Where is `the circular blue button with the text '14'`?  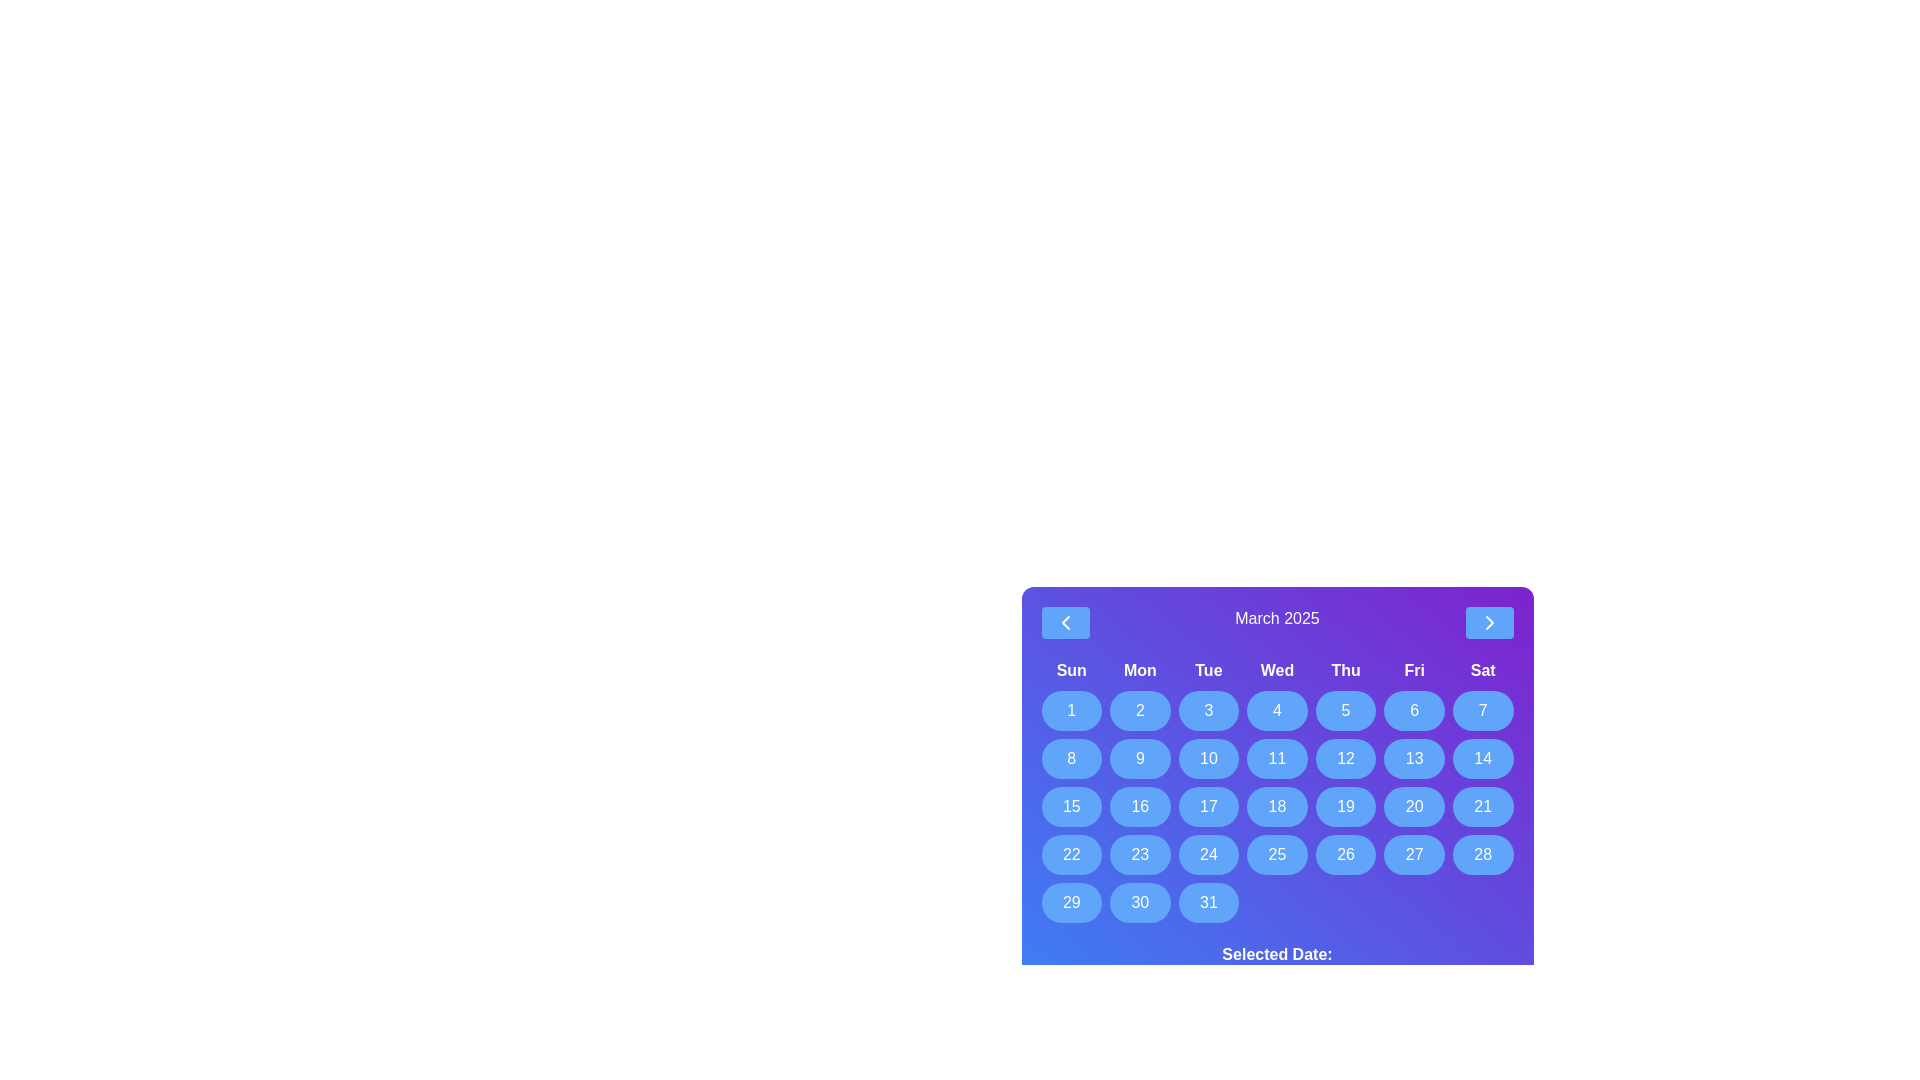
the circular blue button with the text '14' is located at coordinates (1483, 759).